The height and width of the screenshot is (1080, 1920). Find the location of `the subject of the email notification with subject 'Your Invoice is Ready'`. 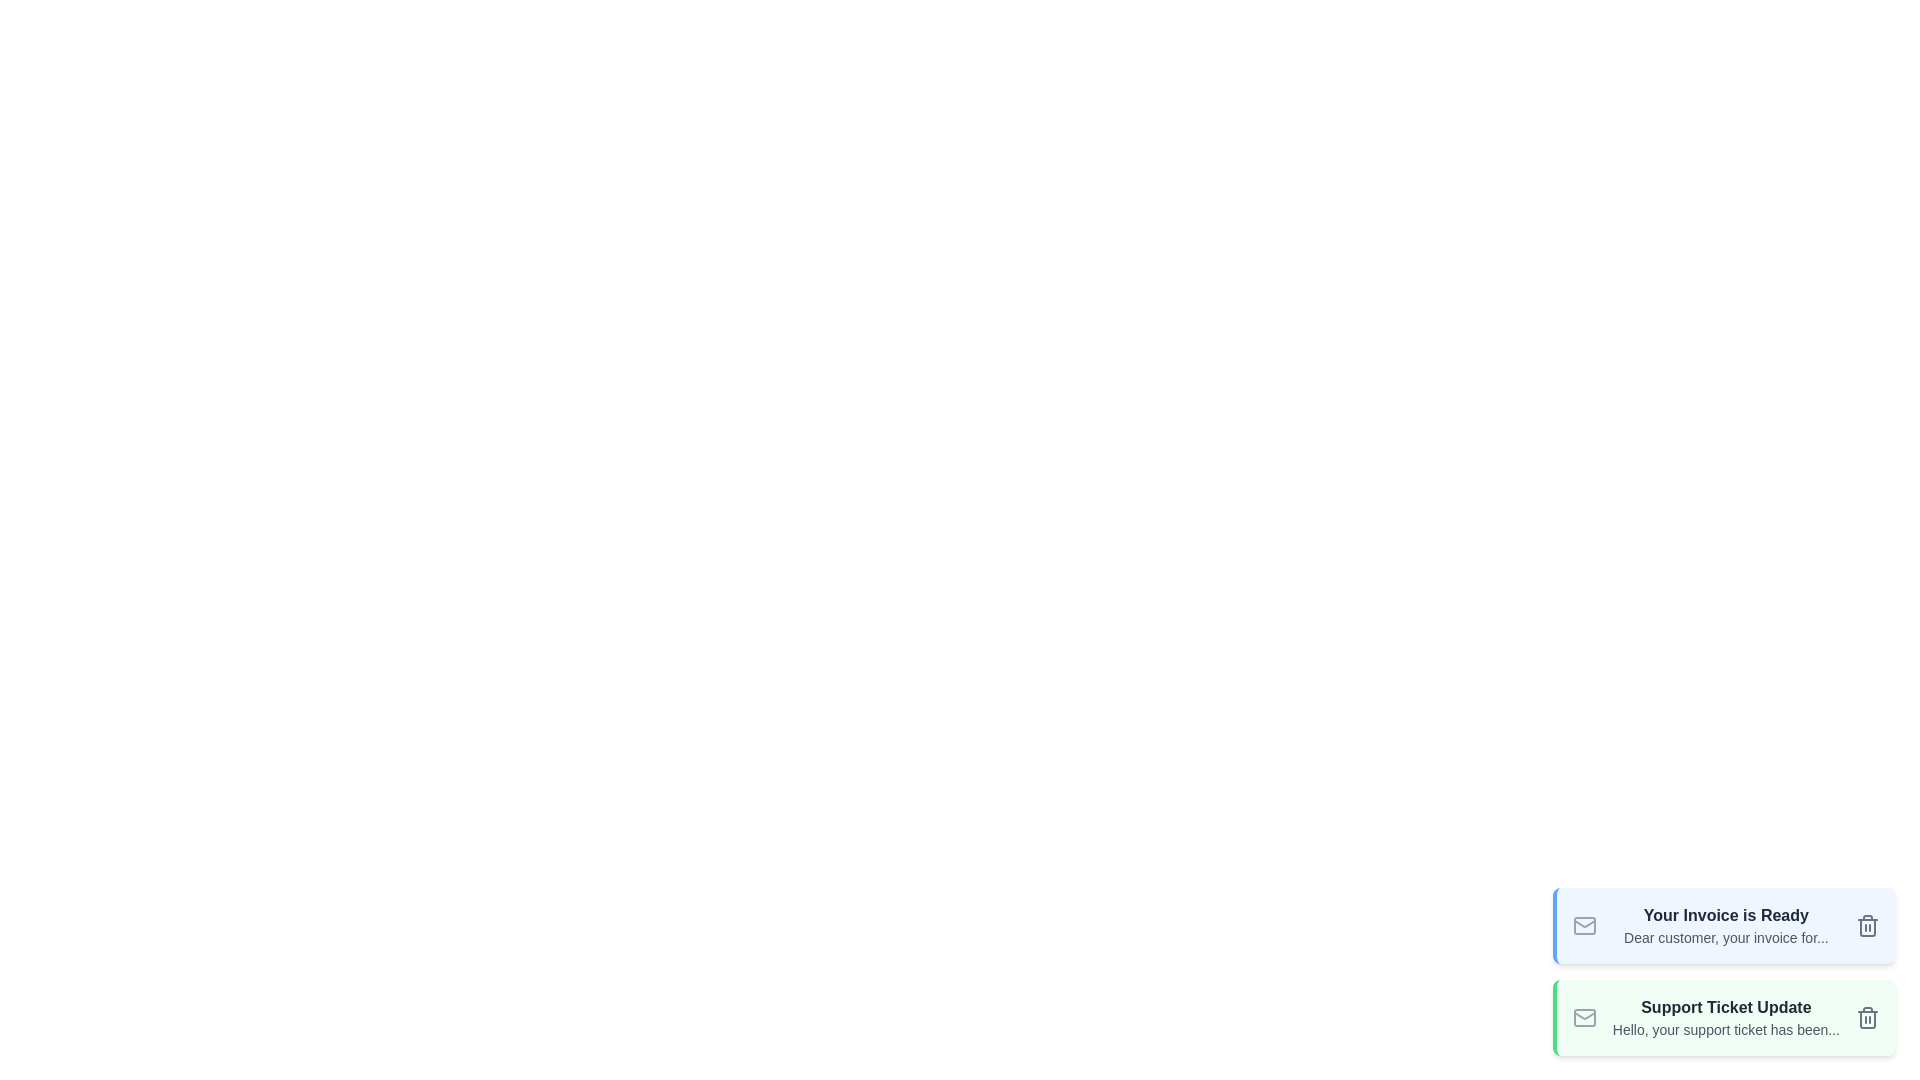

the subject of the email notification with subject 'Your Invoice is Ready' is located at coordinates (1725, 915).